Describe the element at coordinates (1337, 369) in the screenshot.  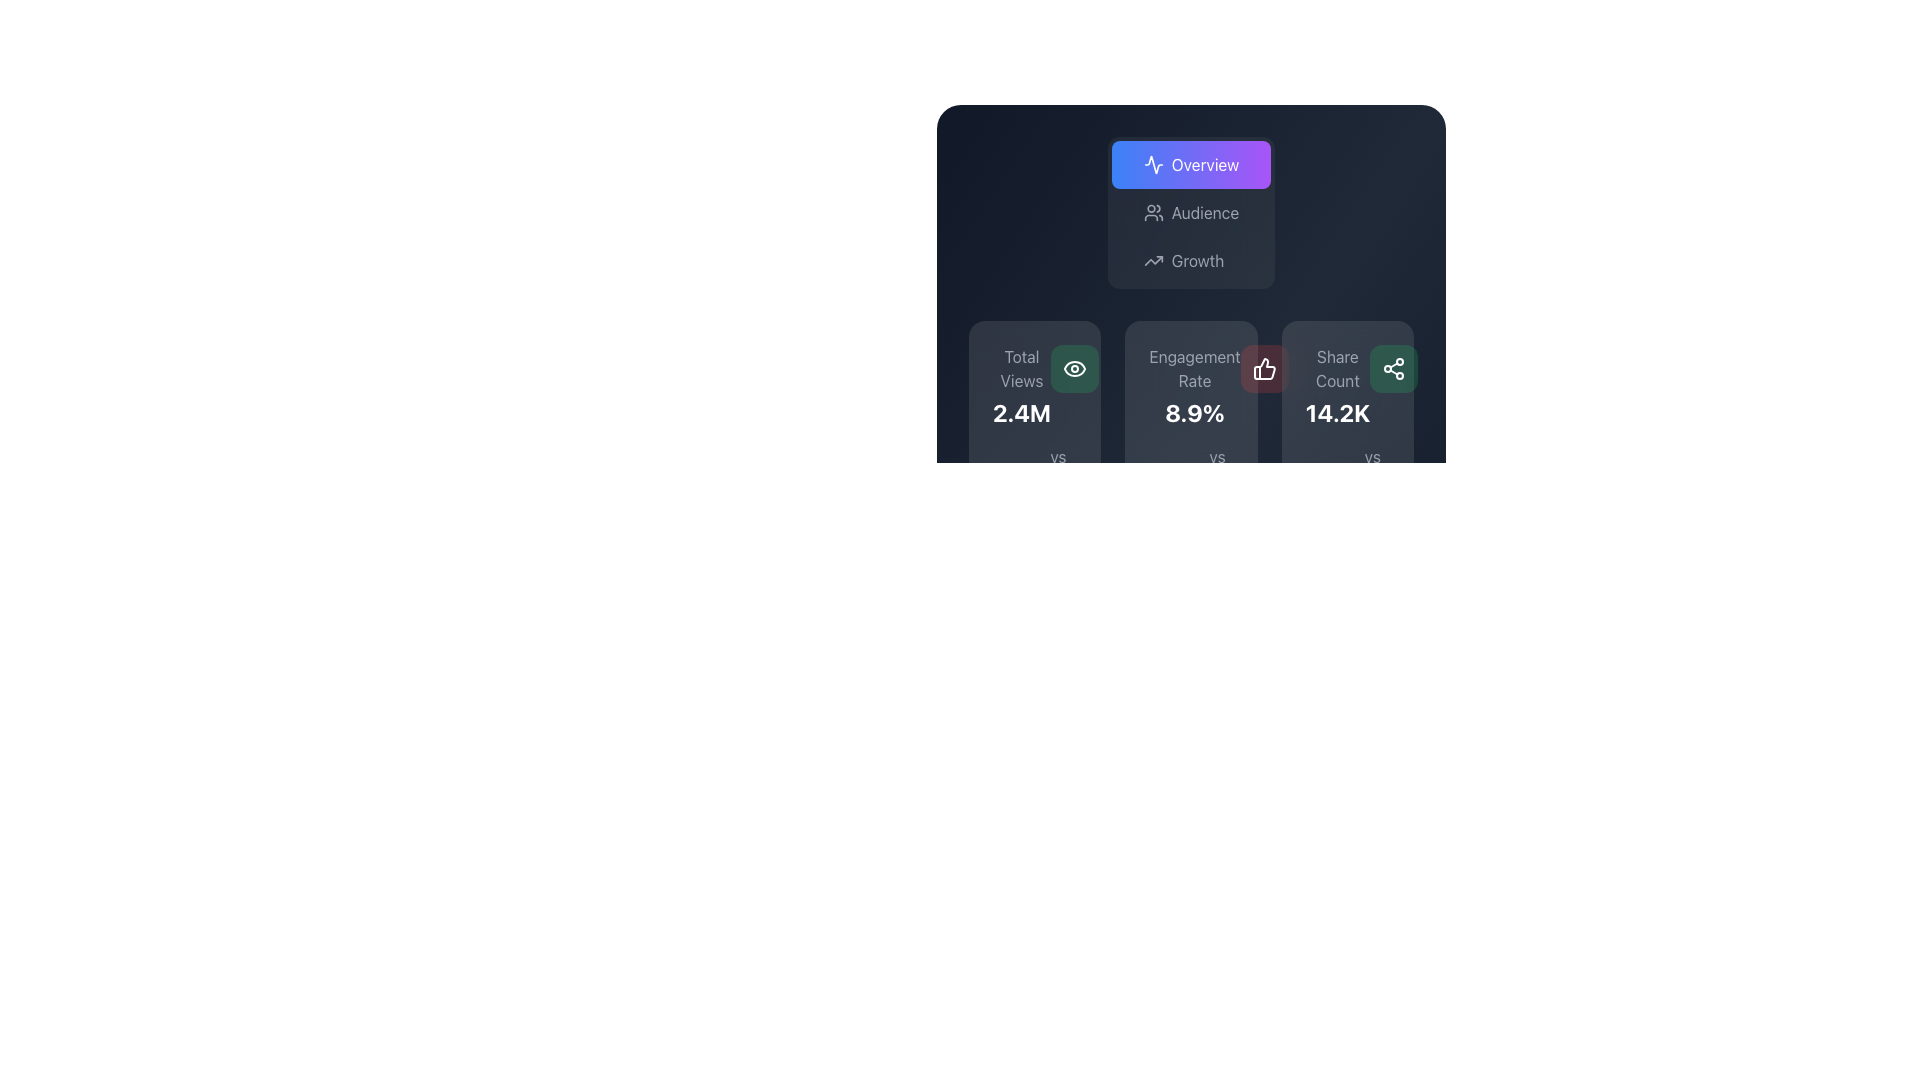
I see `the 'Share Count' text display, which is a smaller, gray-colored label located above the numerical value '14.2K' in the statistics area` at that location.